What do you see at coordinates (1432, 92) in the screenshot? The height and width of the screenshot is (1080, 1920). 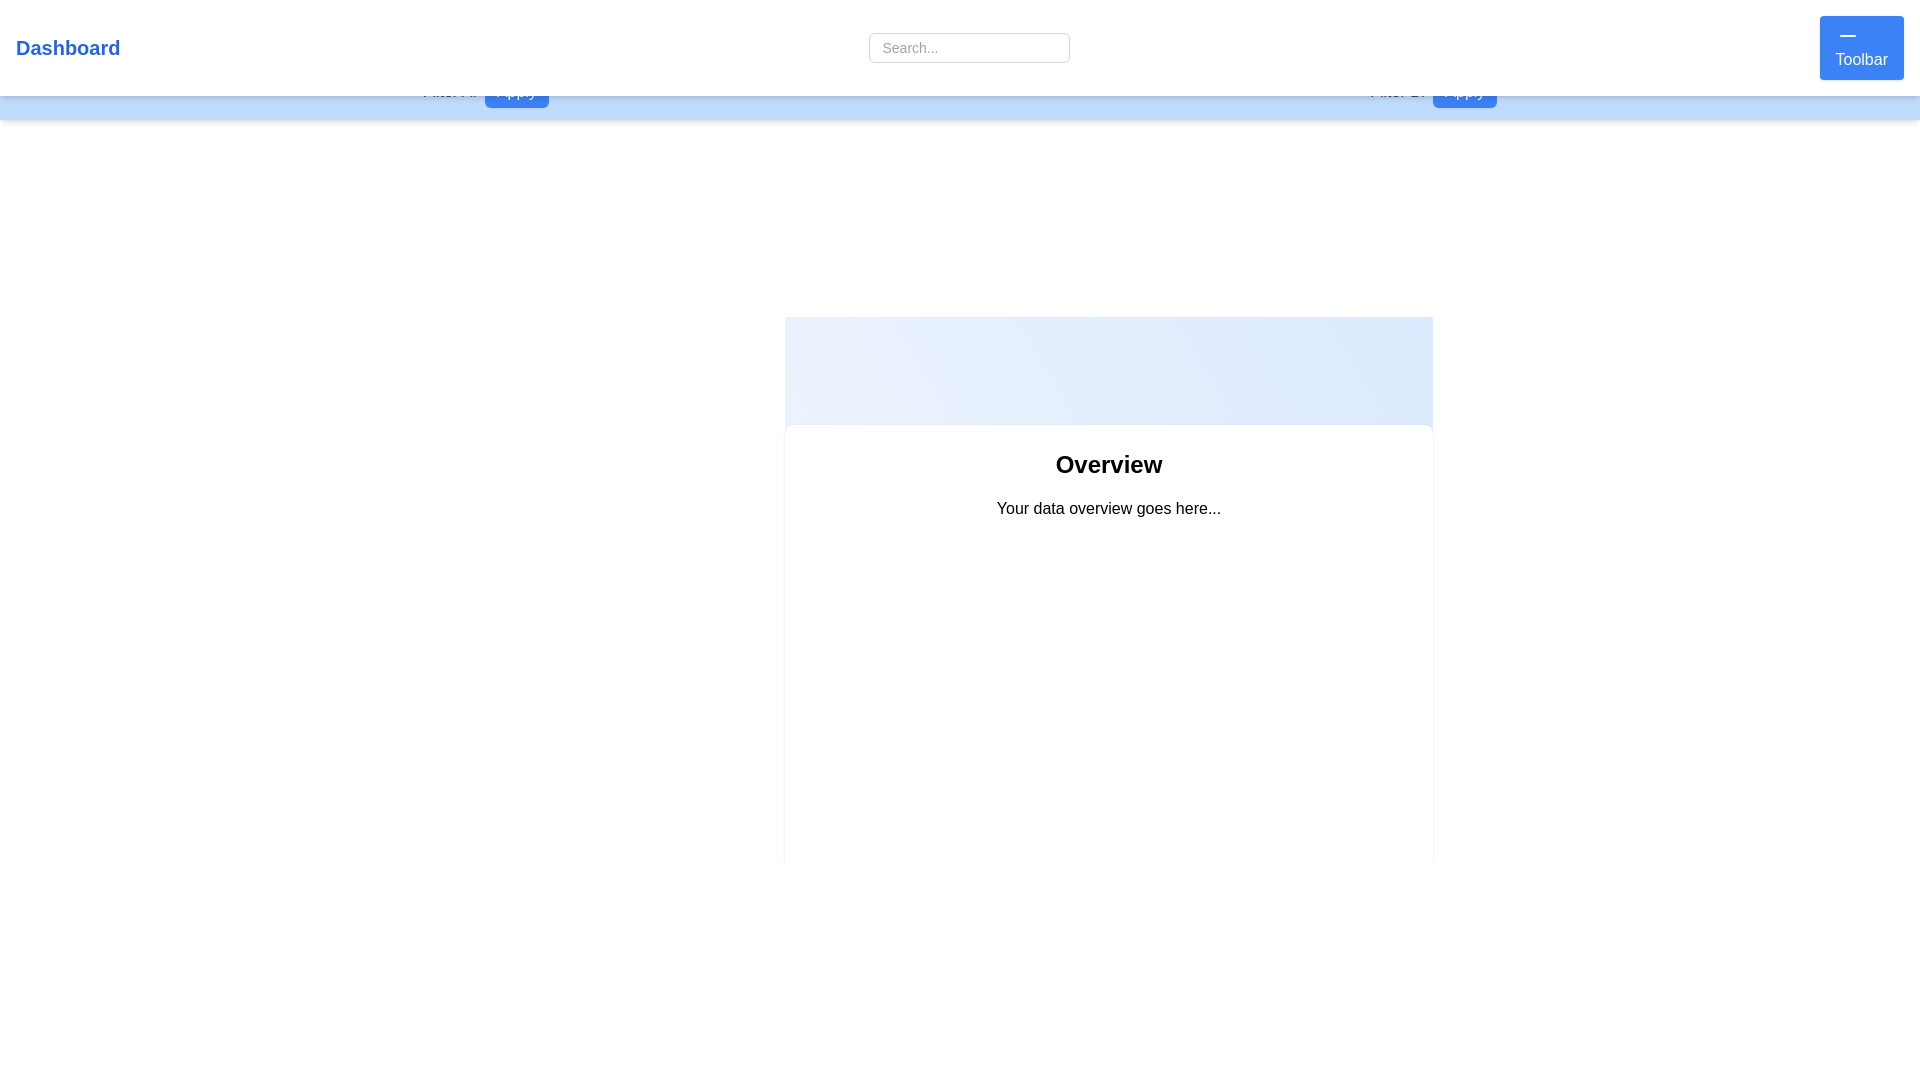 I see `the 'Apply' button located in the top bar, slightly right of the horizontal center` at bounding box center [1432, 92].